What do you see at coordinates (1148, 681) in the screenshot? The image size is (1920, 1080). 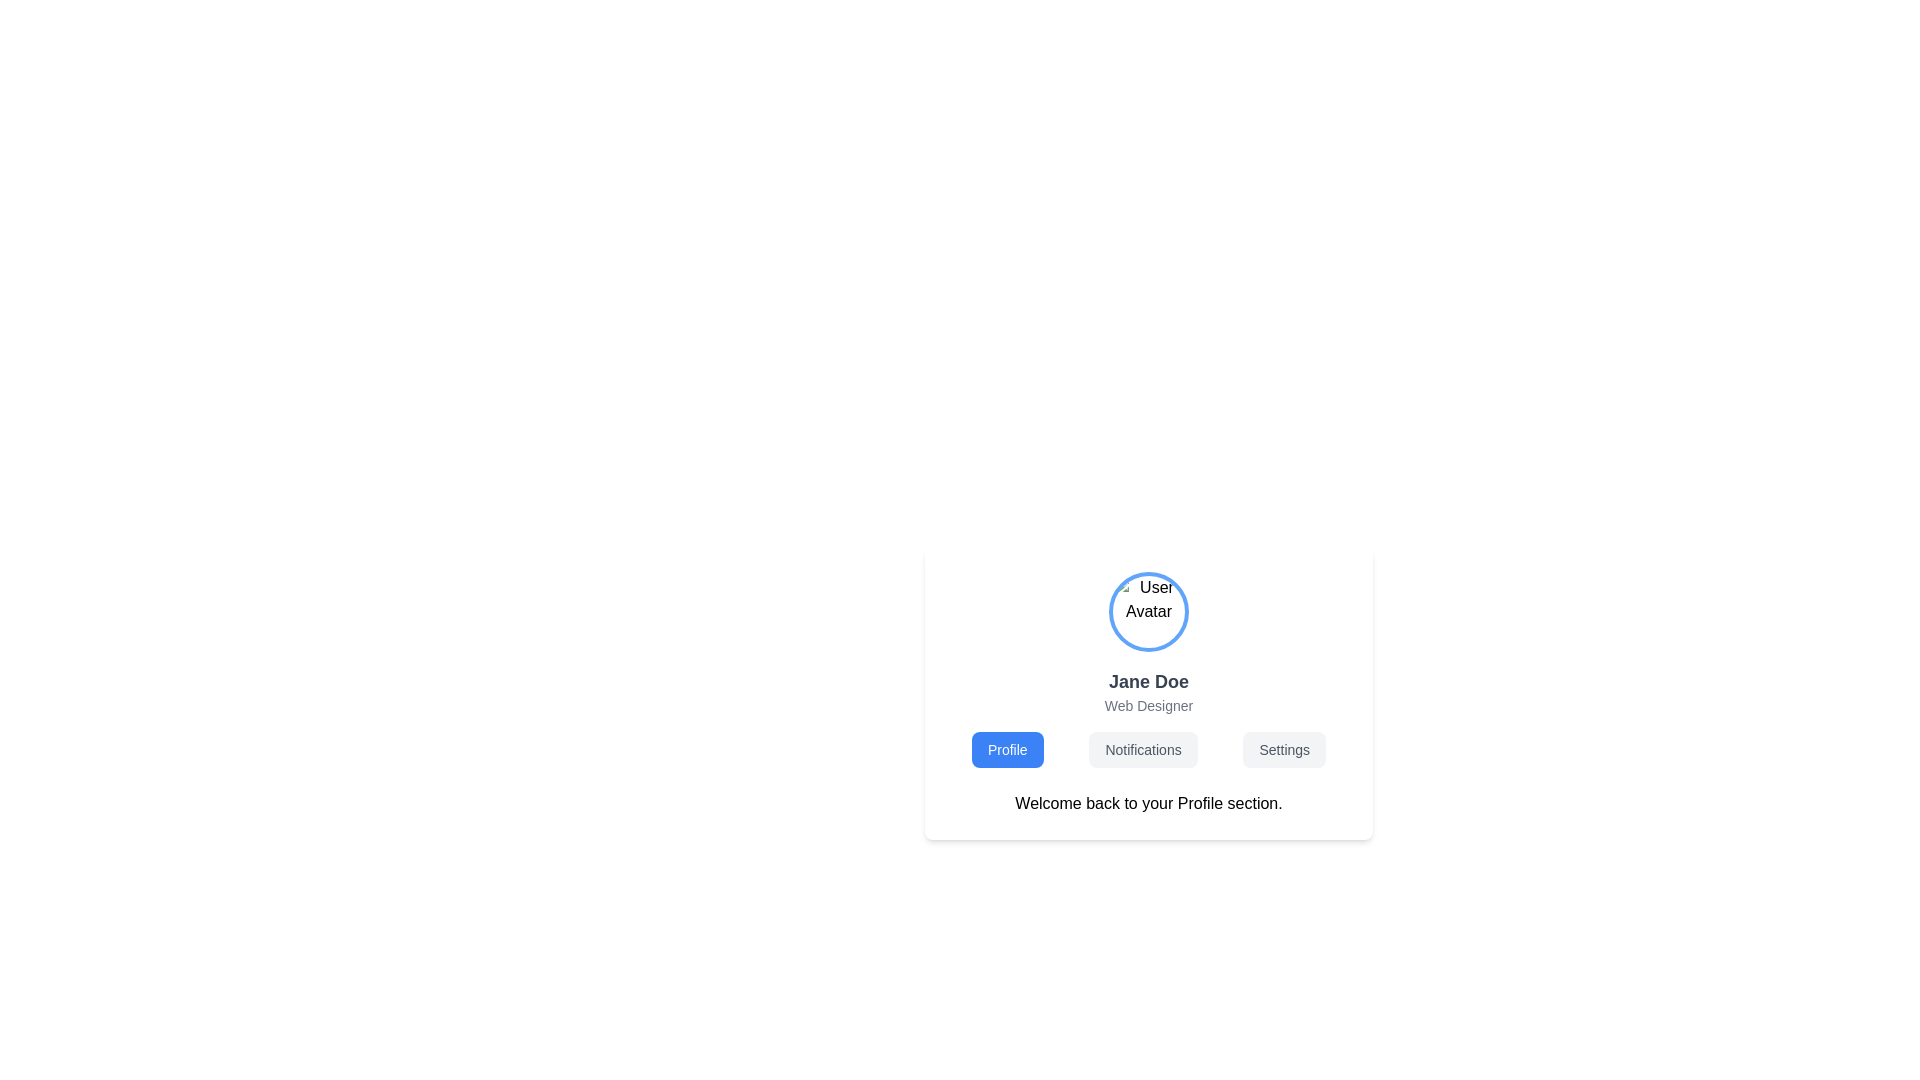 I see `the text label displaying 'Jane Doe', which is bold and gray, located near the top-center of the application layout` at bounding box center [1148, 681].